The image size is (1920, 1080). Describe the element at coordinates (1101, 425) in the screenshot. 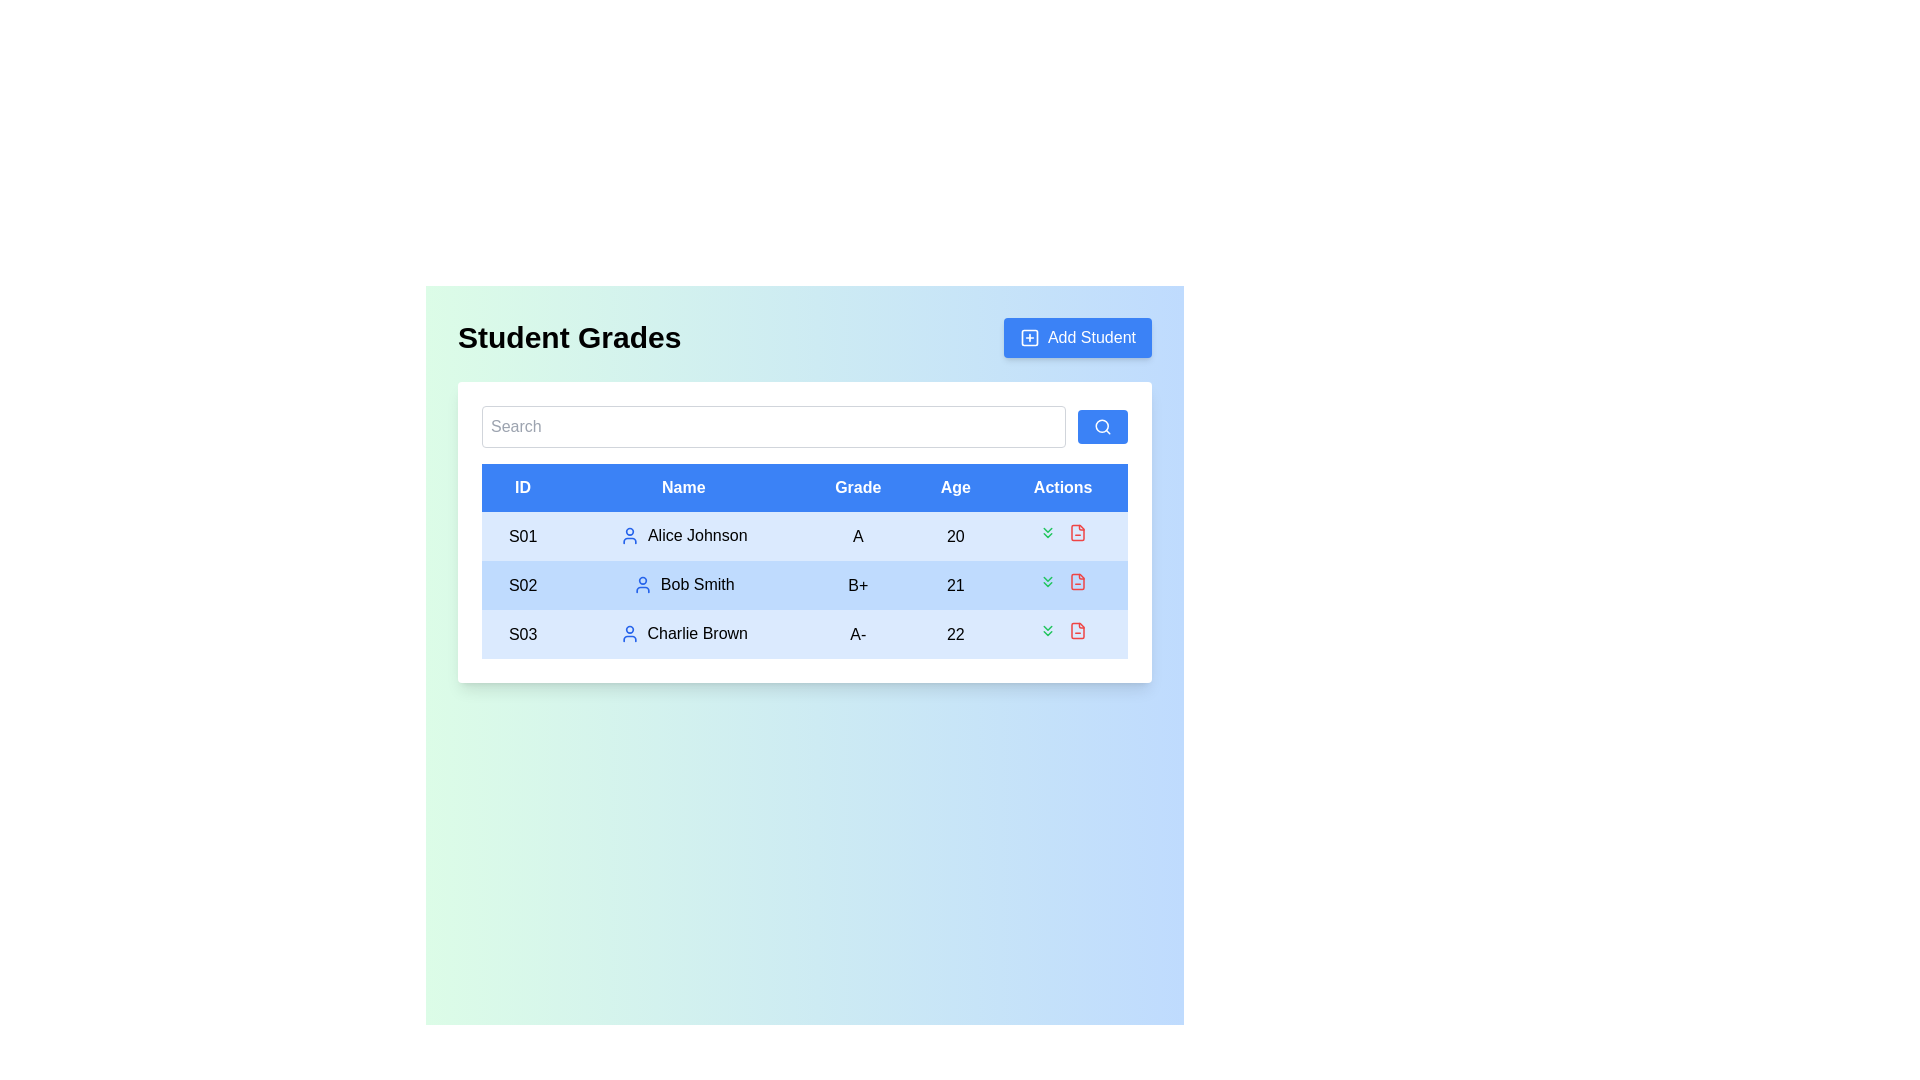

I see `the circular component of the search icon located at the upper-right corner of the table's header, beside the search bar` at that location.